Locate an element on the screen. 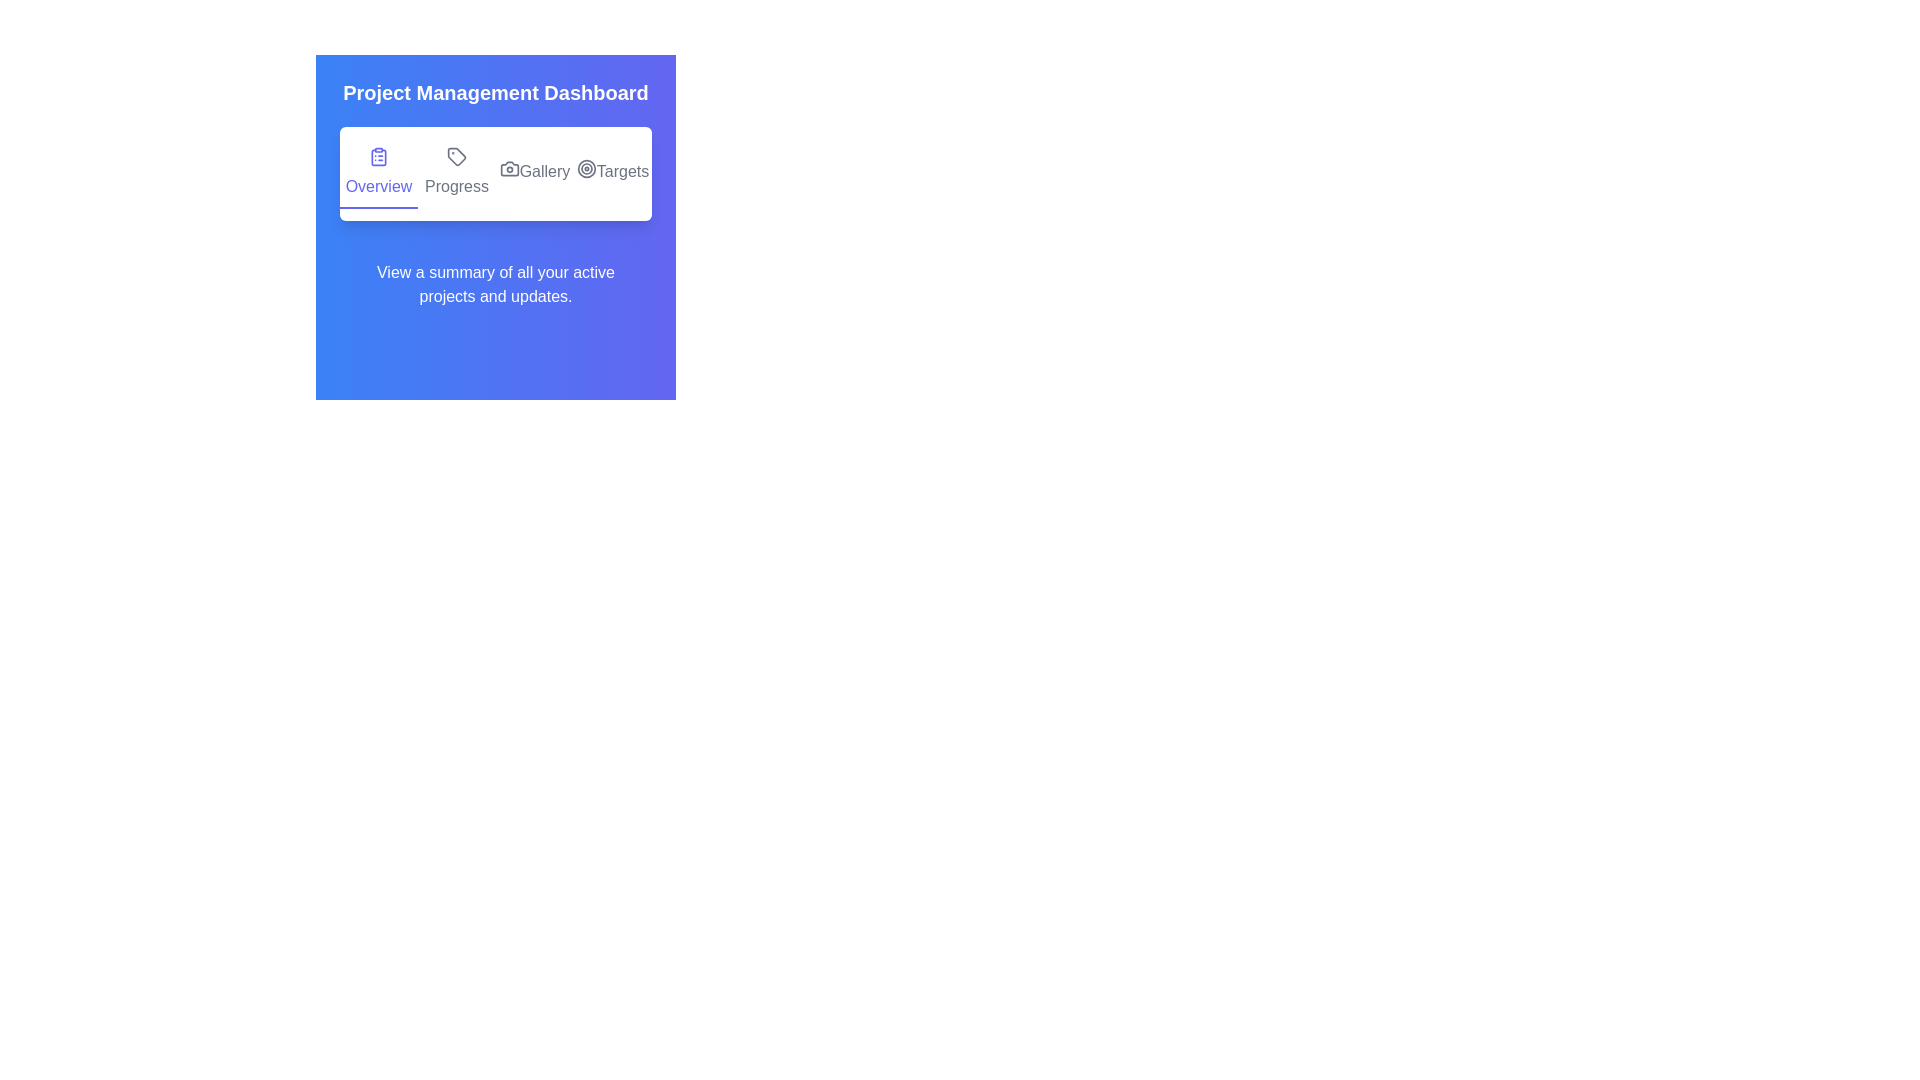 The height and width of the screenshot is (1080, 1920). the header labeled 'Project Management Dashboard' to focus or highlight it is located at coordinates (495, 92).